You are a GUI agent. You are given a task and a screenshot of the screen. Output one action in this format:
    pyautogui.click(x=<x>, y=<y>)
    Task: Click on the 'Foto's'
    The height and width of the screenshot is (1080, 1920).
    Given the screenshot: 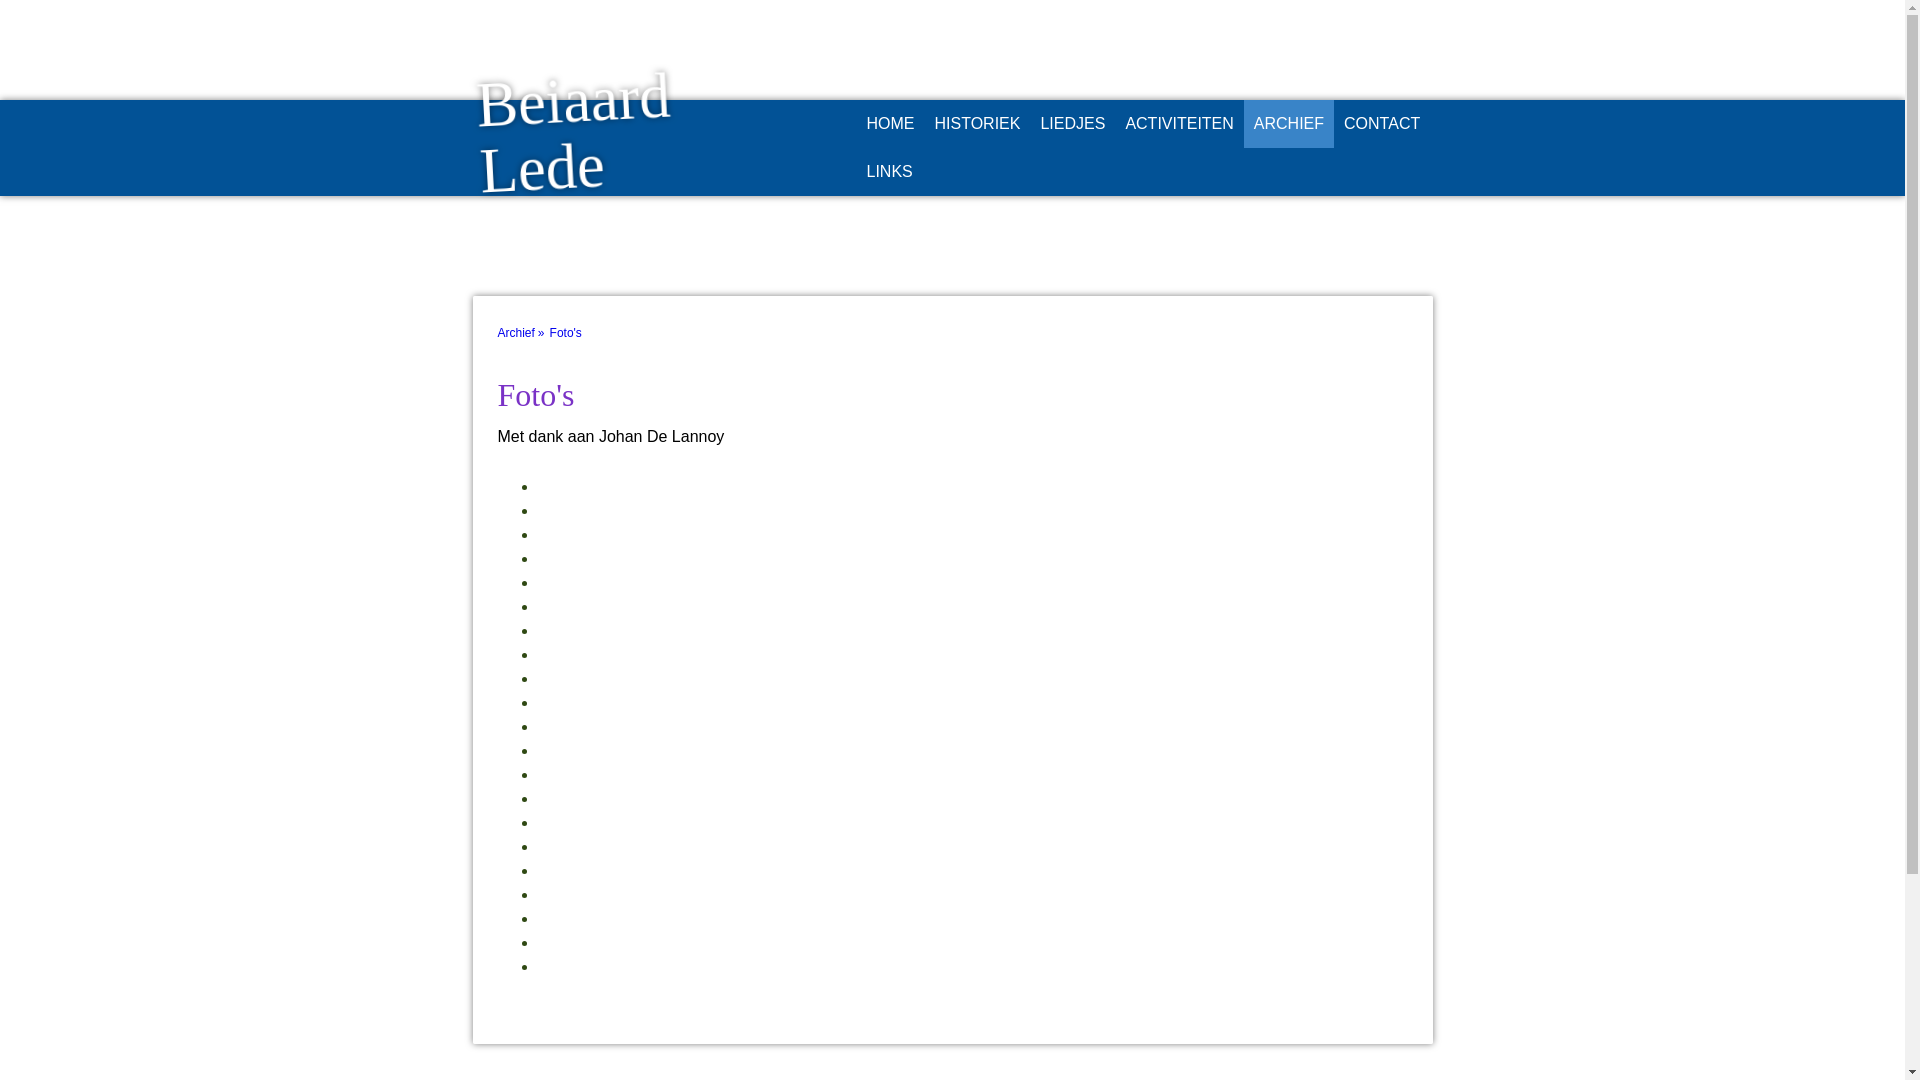 What is the action you would take?
    pyautogui.click(x=569, y=331)
    